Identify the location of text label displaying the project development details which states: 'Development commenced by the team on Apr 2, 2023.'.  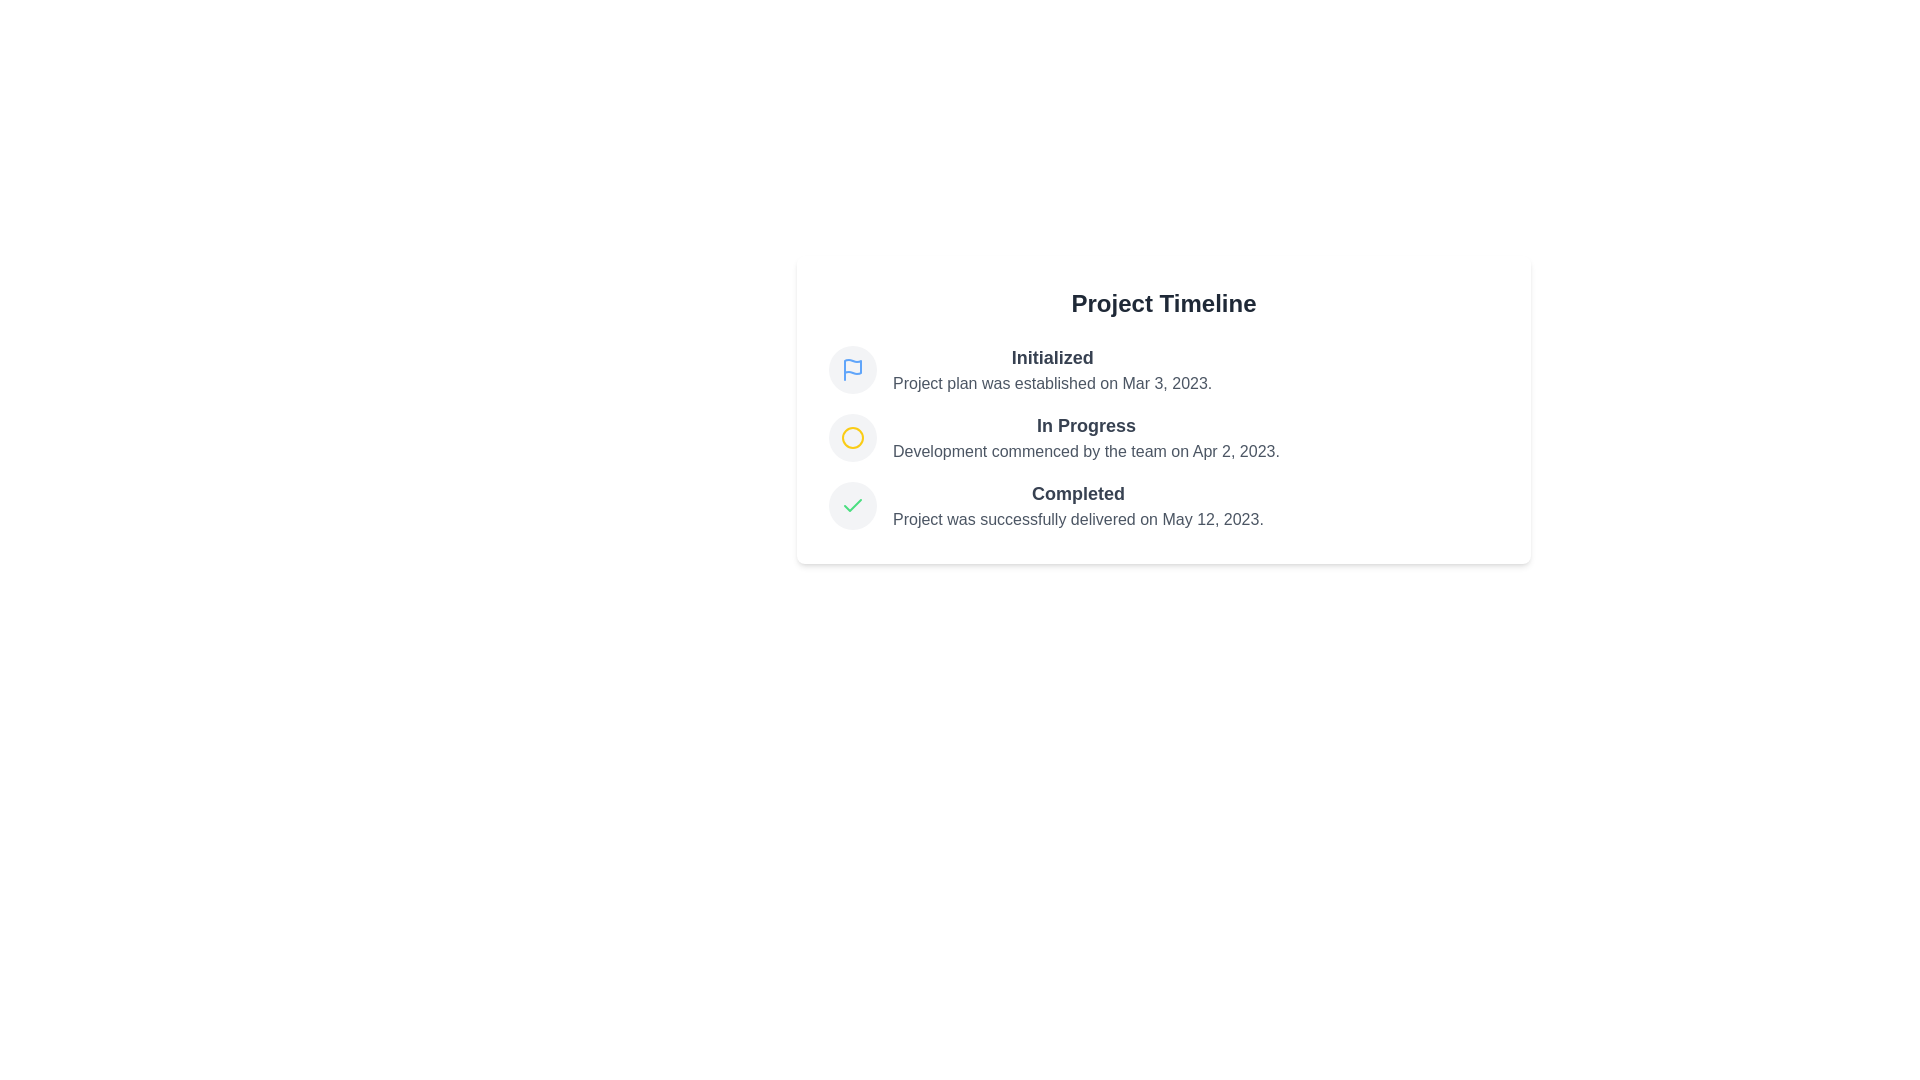
(1085, 451).